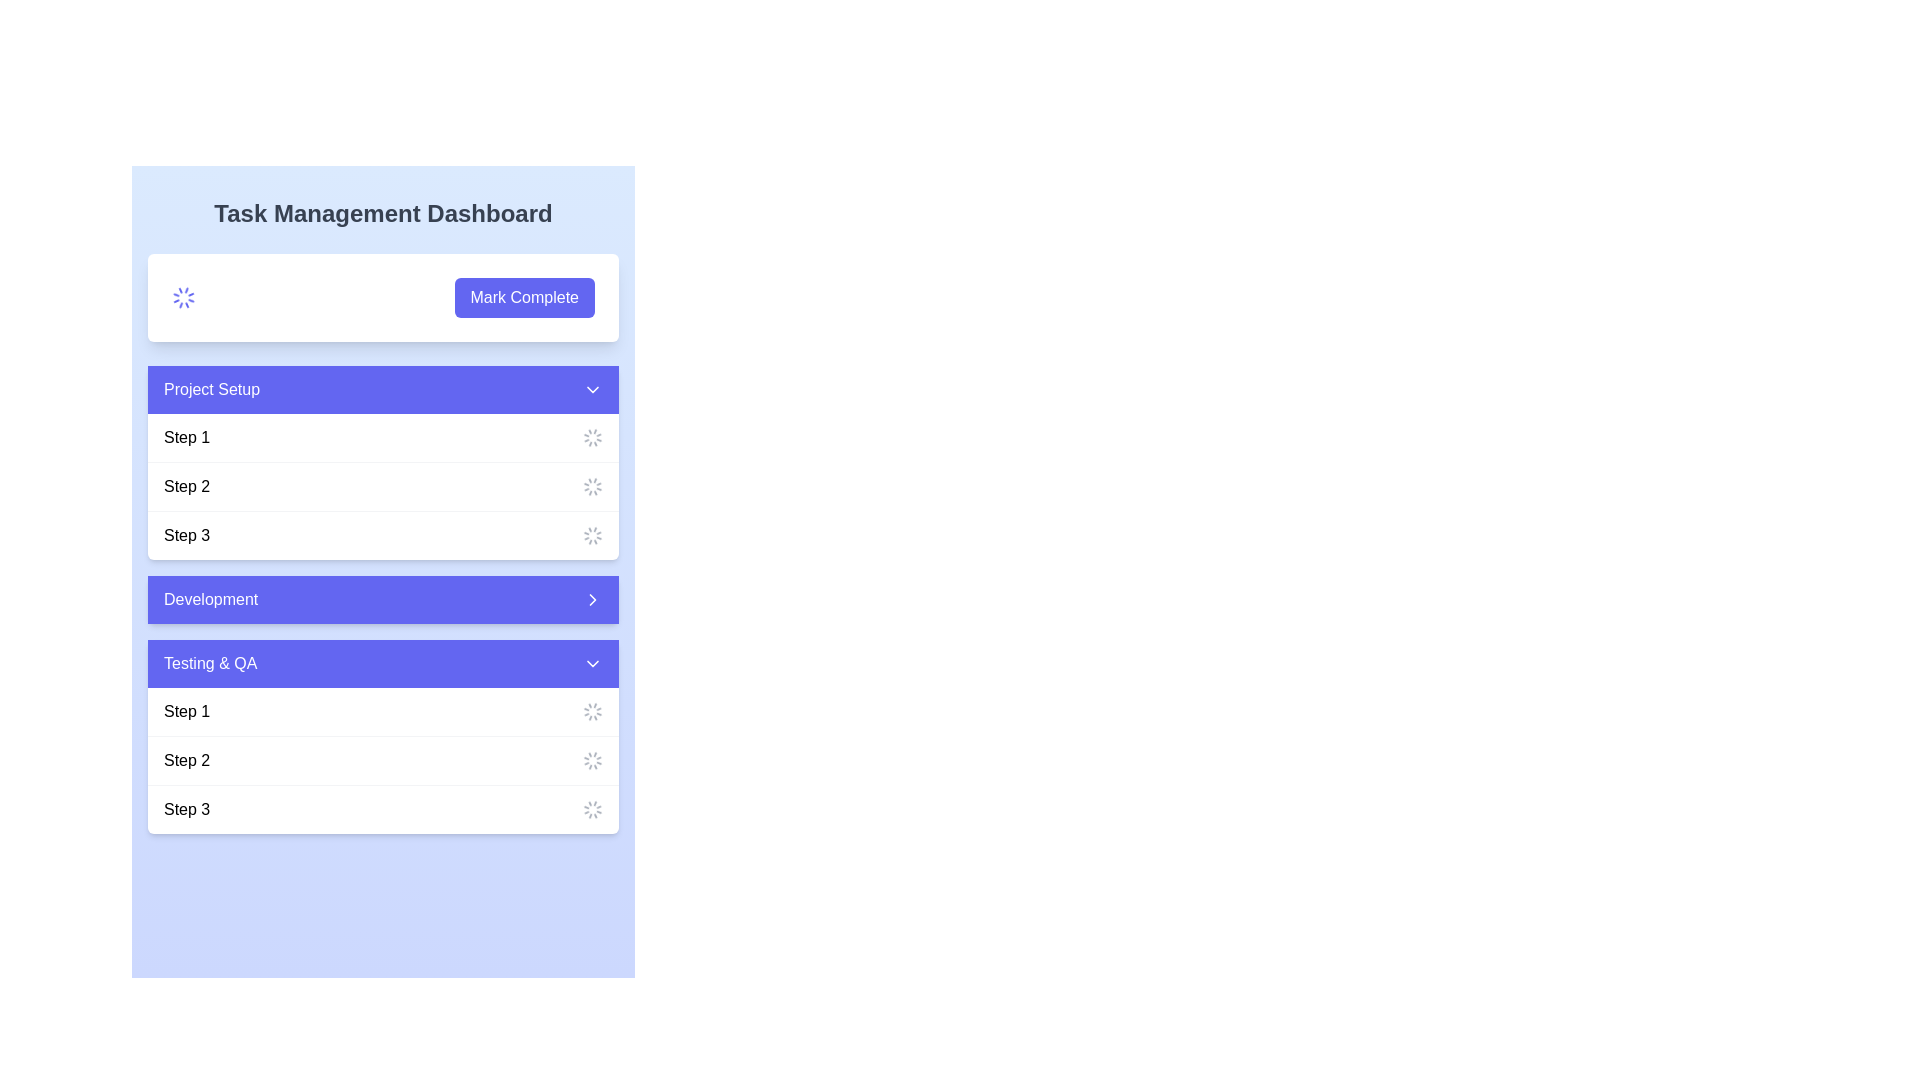 The width and height of the screenshot is (1920, 1080). What do you see at coordinates (592, 599) in the screenshot?
I see `the Chevron icon next to the 'Development' section header` at bounding box center [592, 599].